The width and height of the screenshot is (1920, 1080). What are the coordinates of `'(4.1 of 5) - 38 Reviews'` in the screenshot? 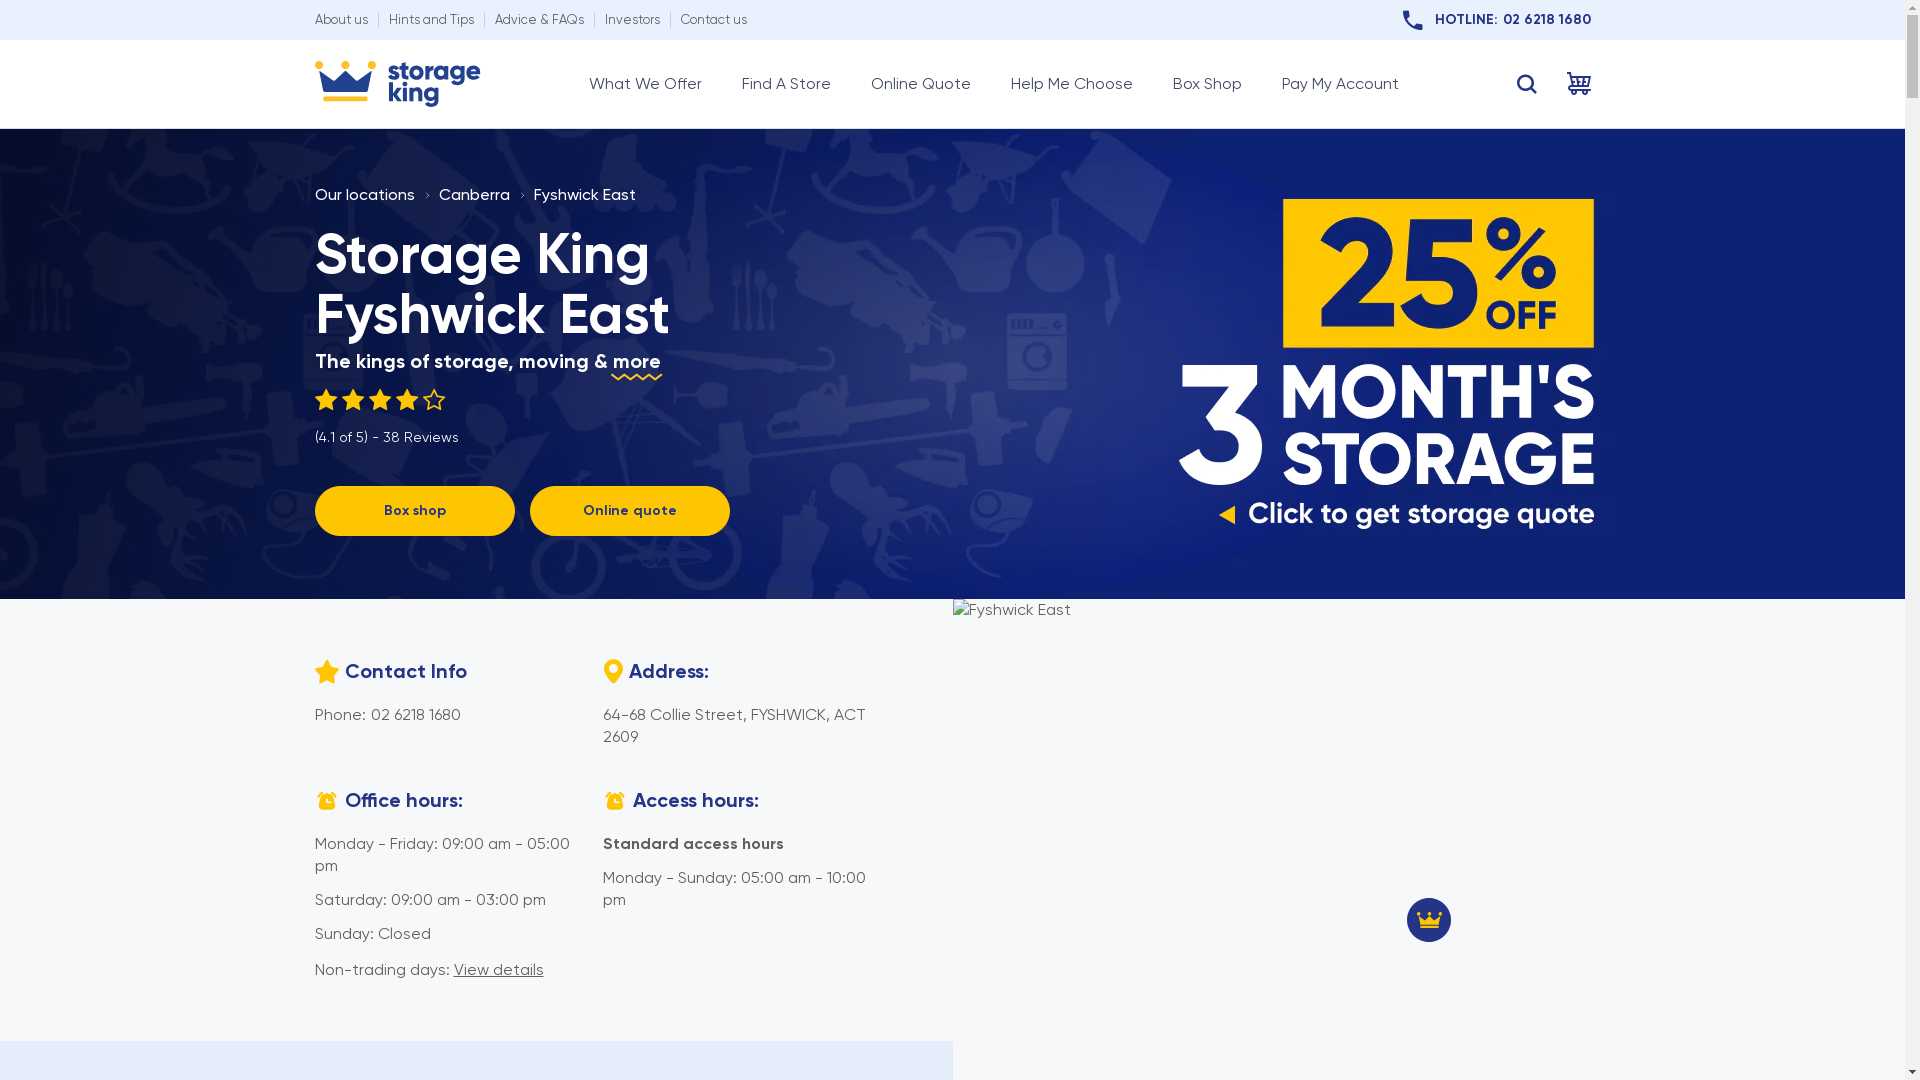 It's located at (385, 416).